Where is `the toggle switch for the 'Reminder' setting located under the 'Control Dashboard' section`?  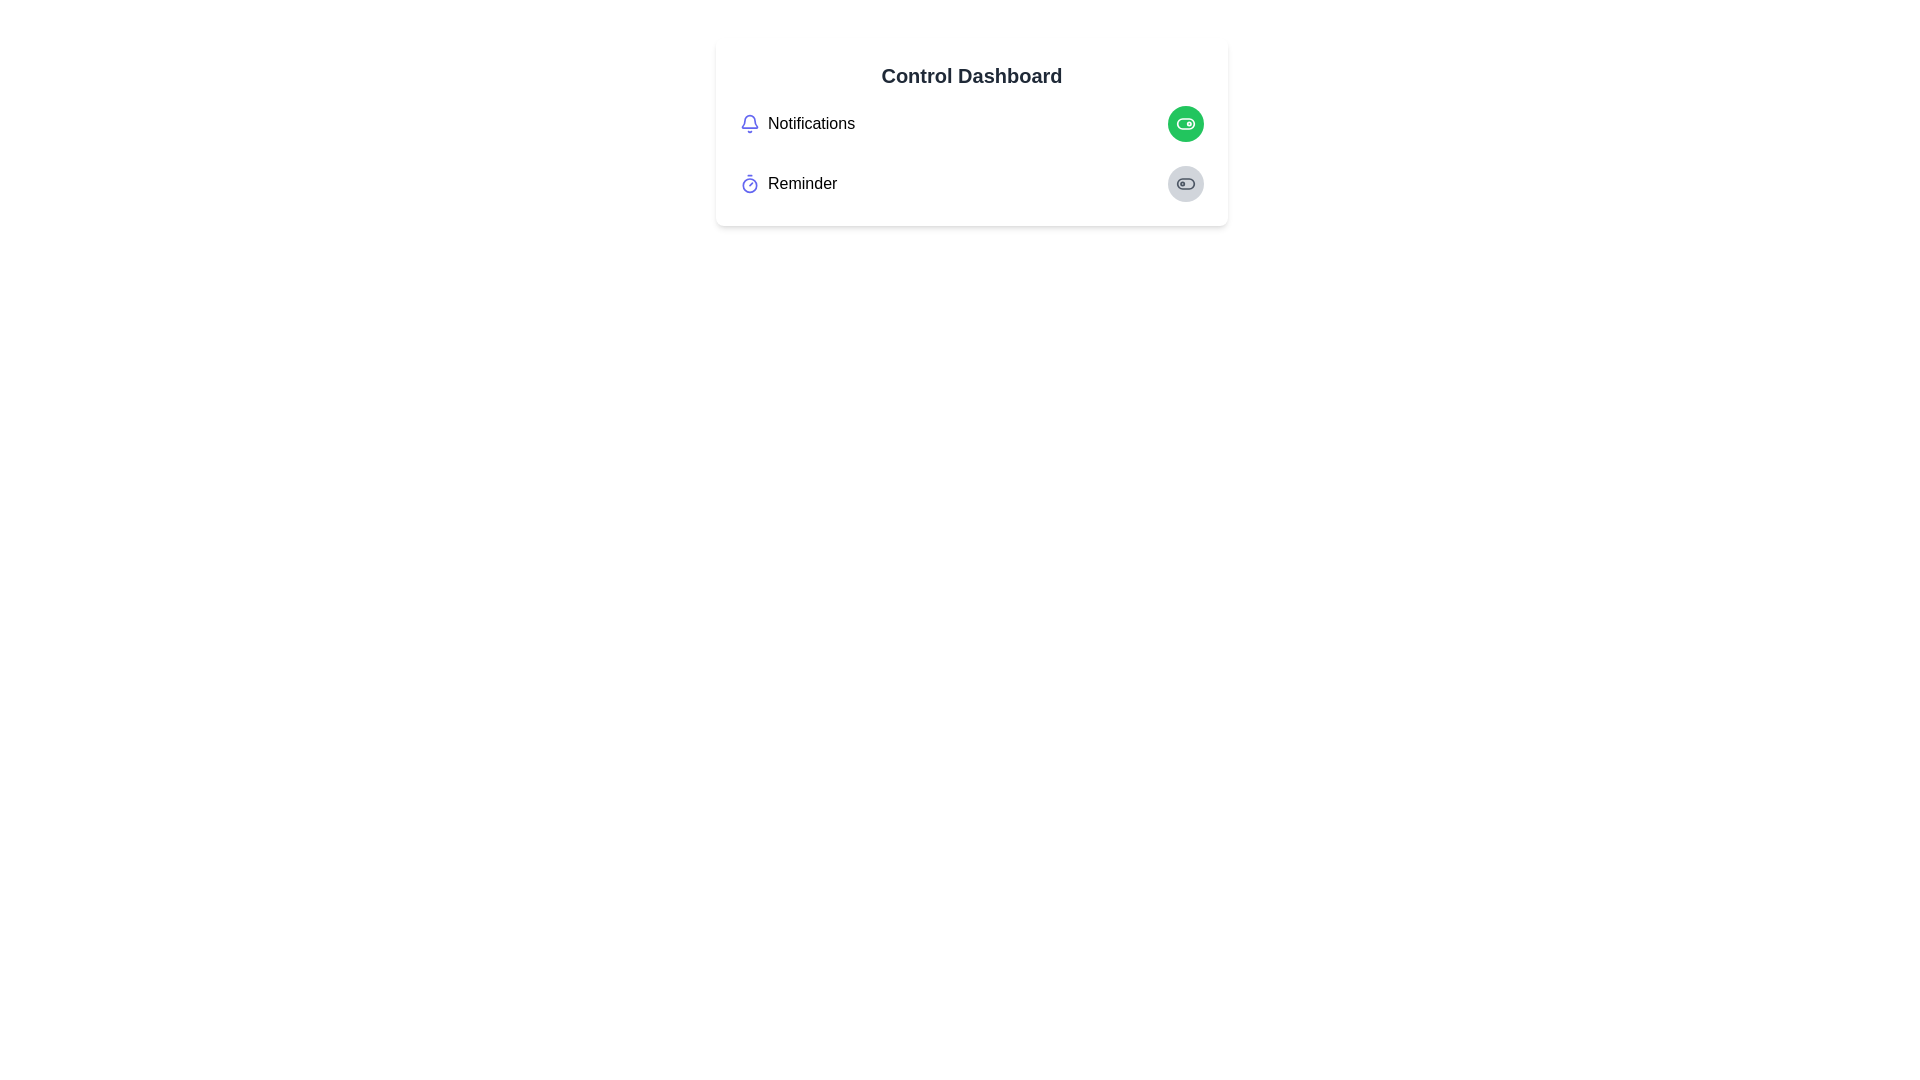 the toggle switch for the 'Reminder' setting located under the 'Control Dashboard' section is located at coordinates (971, 184).